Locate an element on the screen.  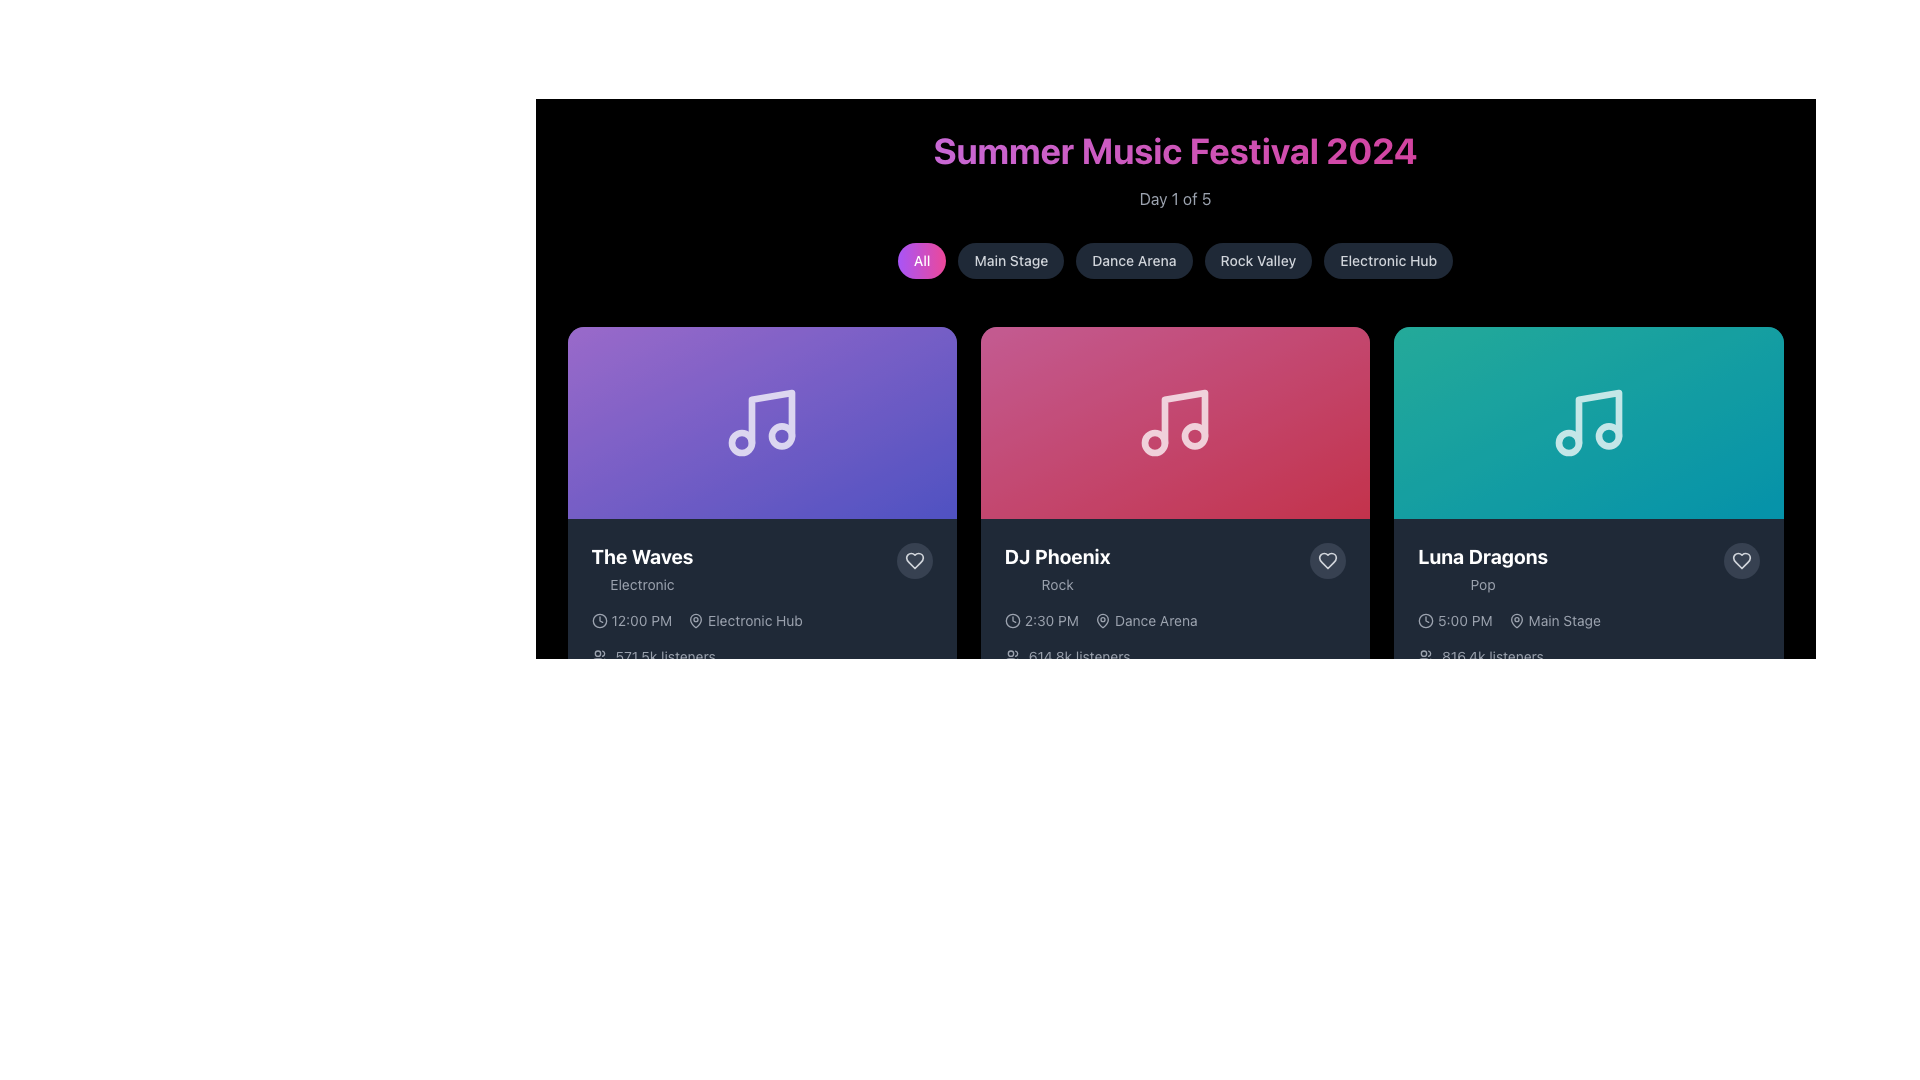
the icon representing 'Electronic Hub' located to the left of the text within the event information section for 'The Waves' is located at coordinates (696, 620).